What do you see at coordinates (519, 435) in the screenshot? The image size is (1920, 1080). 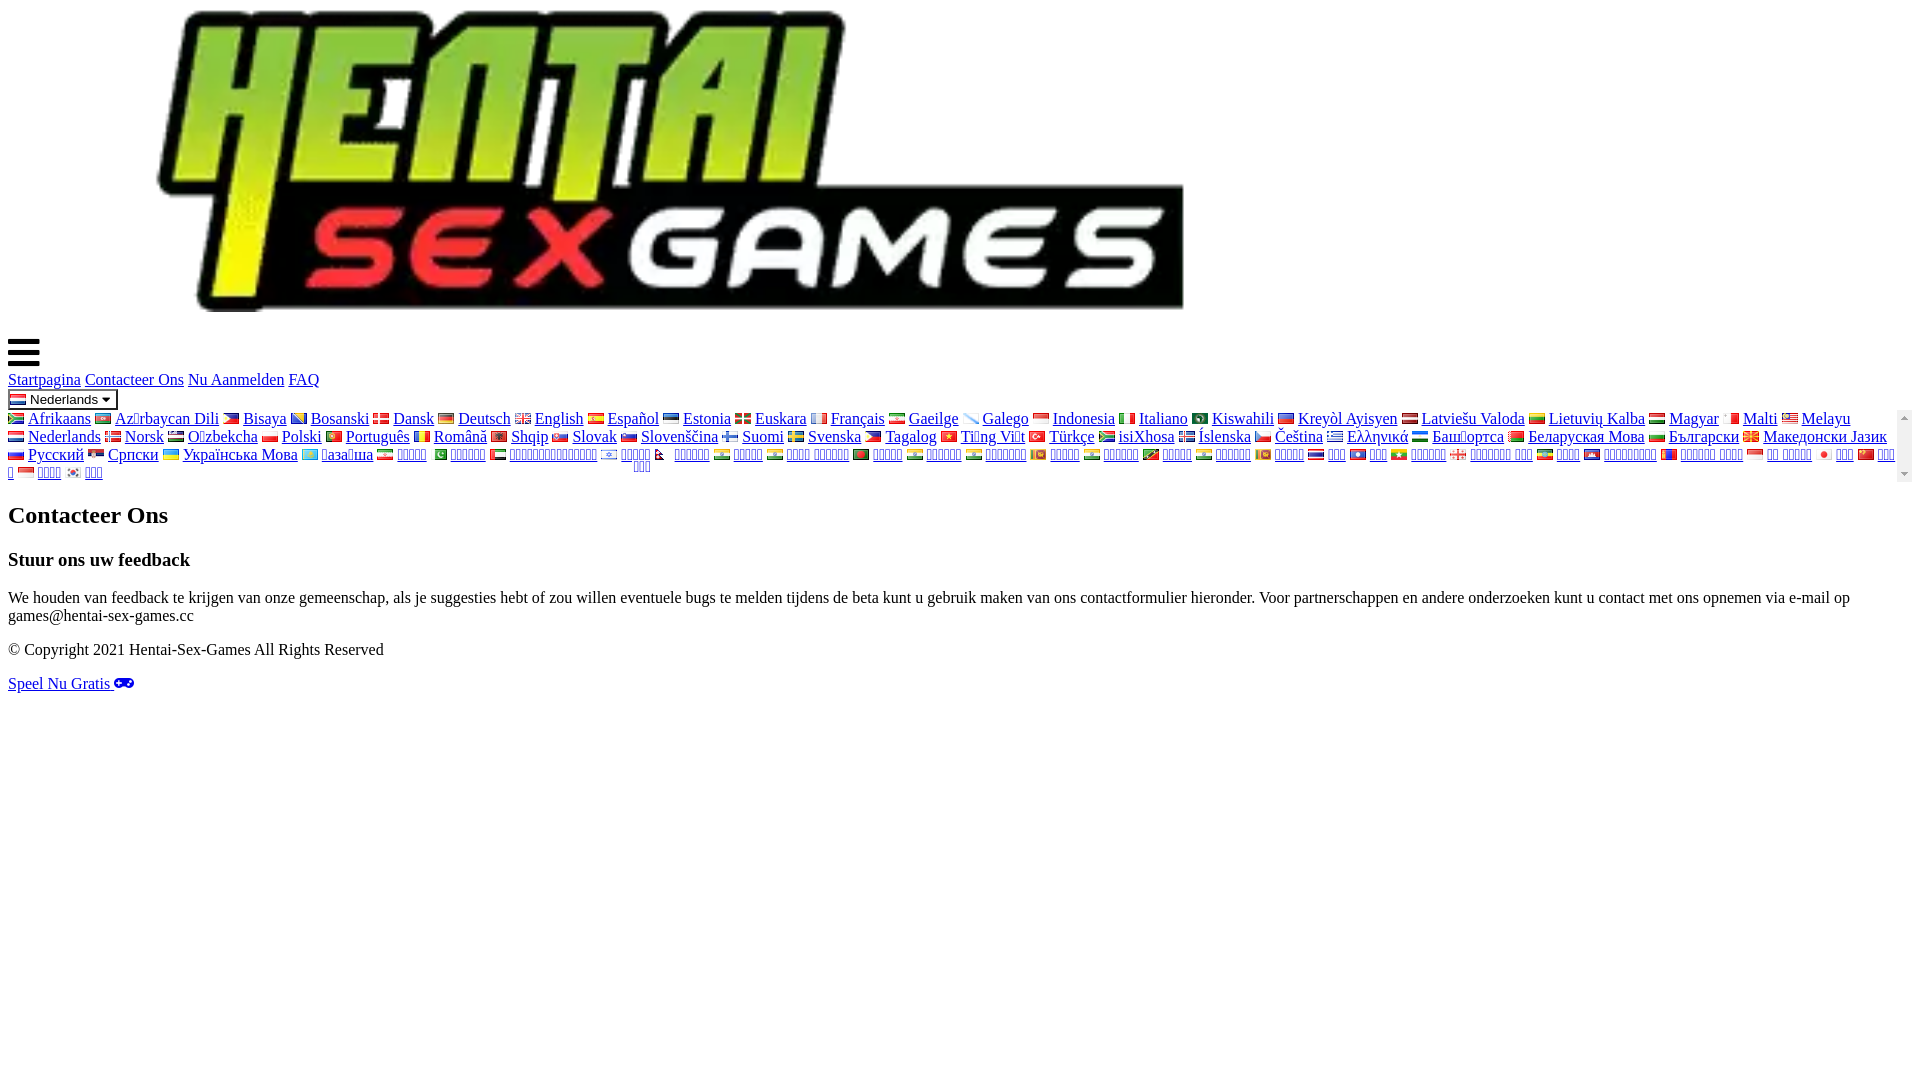 I see `'Shqip'` at bounding box center [519, 435].